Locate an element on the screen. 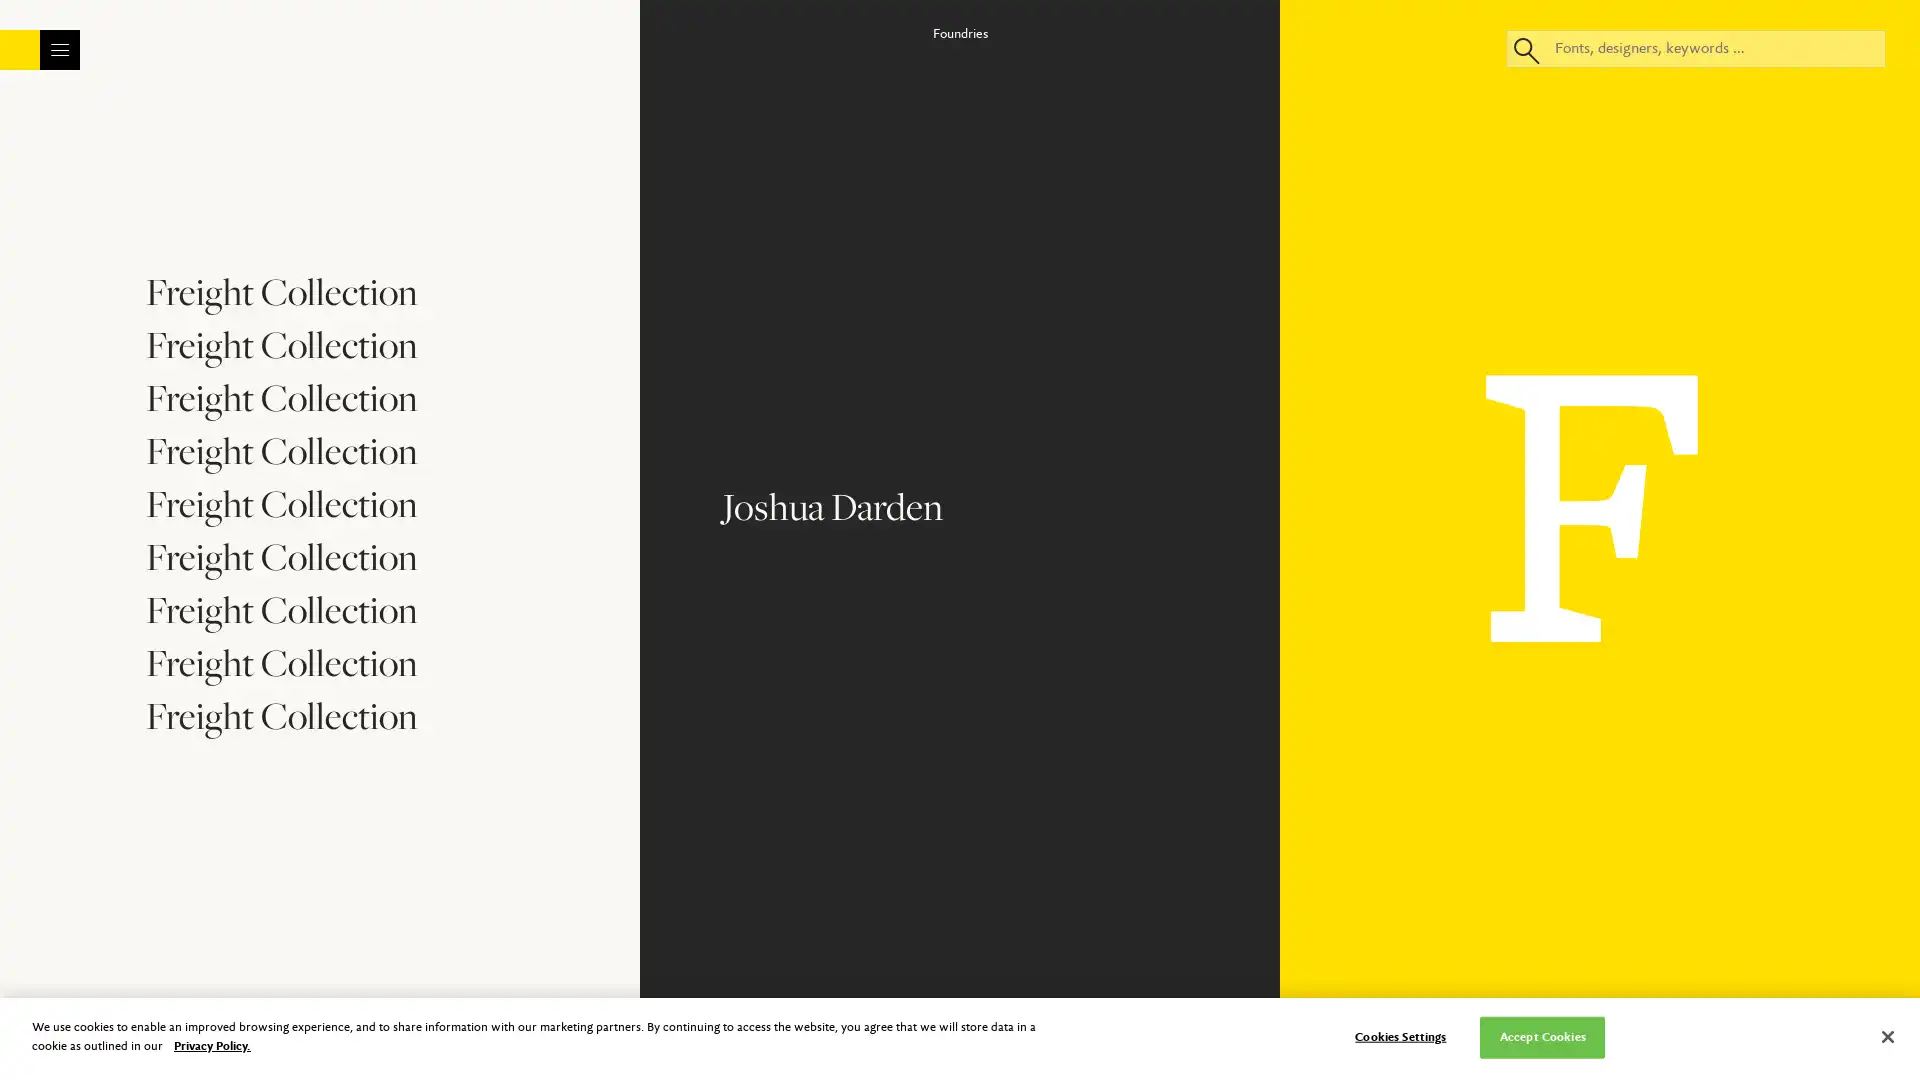 Image resolution: width=1920 pixels, height=1080 pixels. Close is located at coordinates (1136, 142).